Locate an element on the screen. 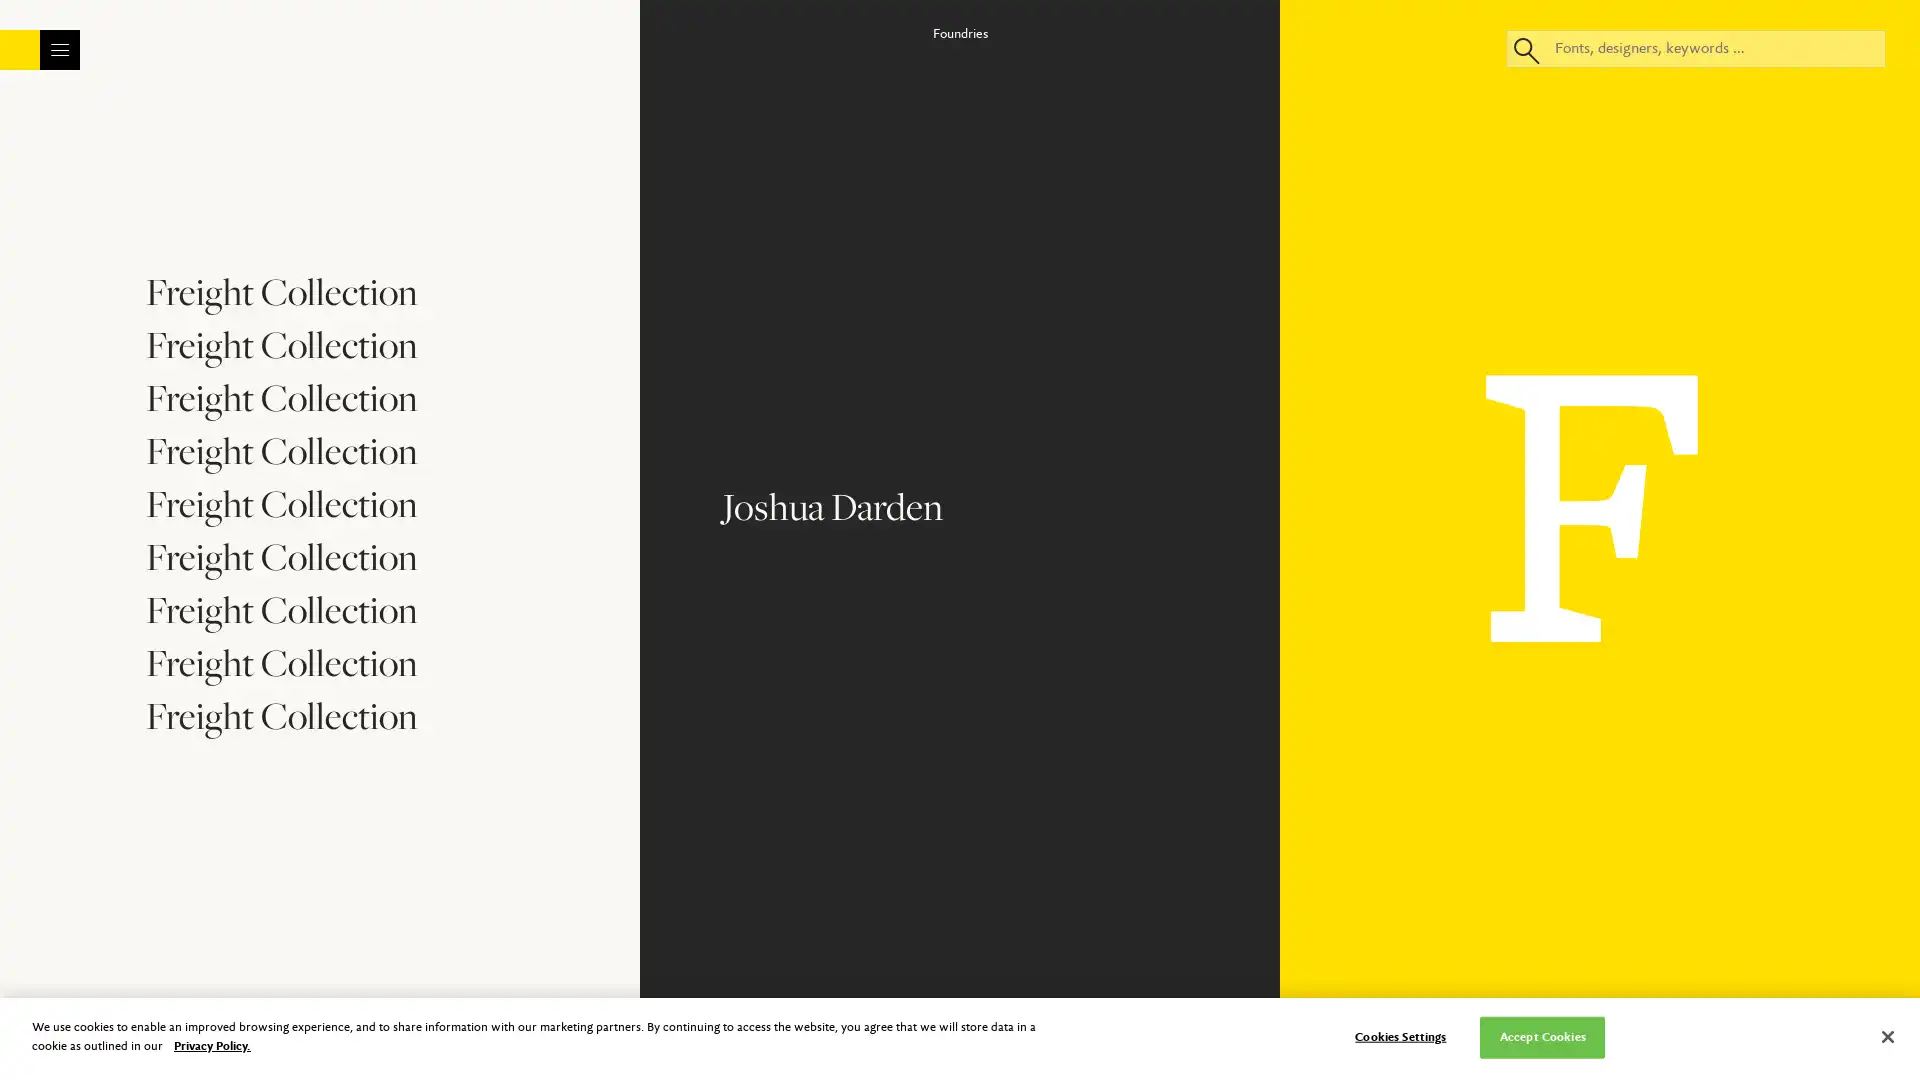 Image resolution: width=1920 pixels, height=1080 pixels. Close is located at coordinates (1136, 142).